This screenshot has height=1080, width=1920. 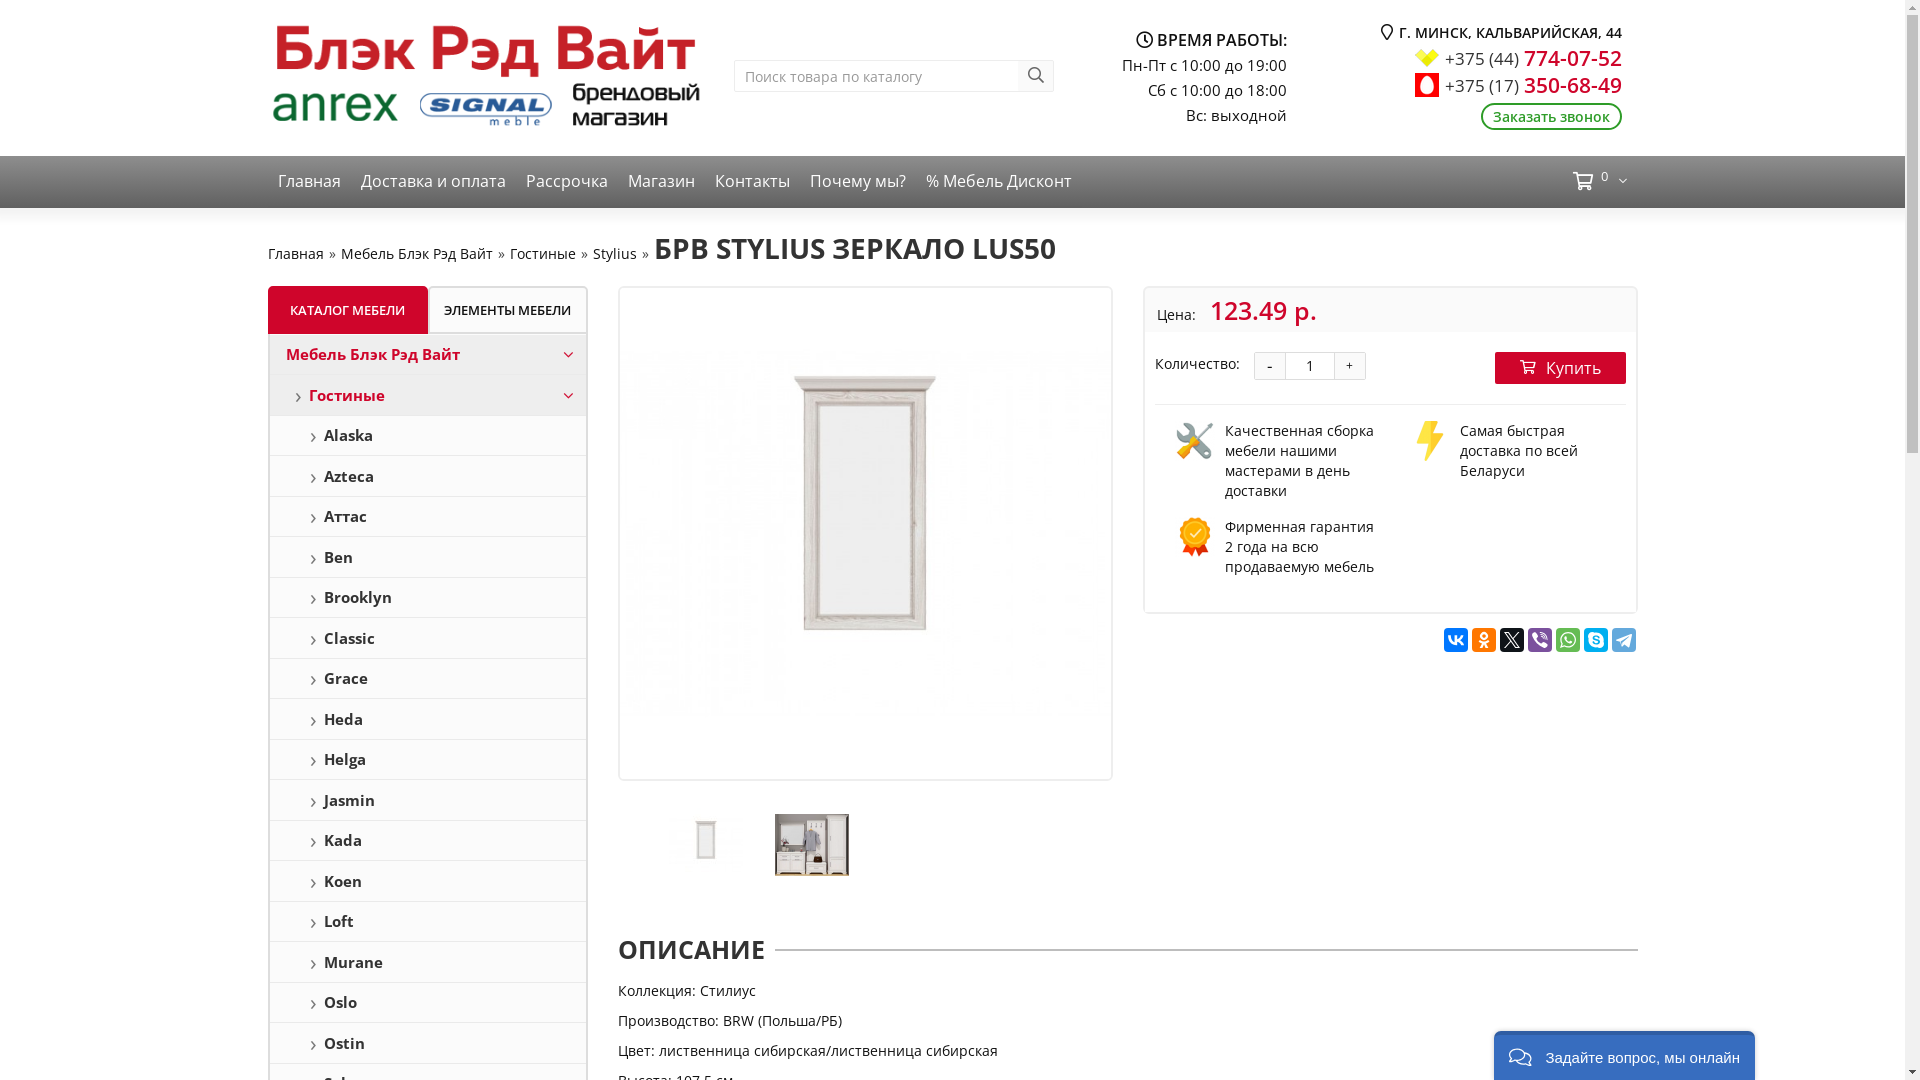 I want to click on 'Ostin', so click(x=426, y=1041).